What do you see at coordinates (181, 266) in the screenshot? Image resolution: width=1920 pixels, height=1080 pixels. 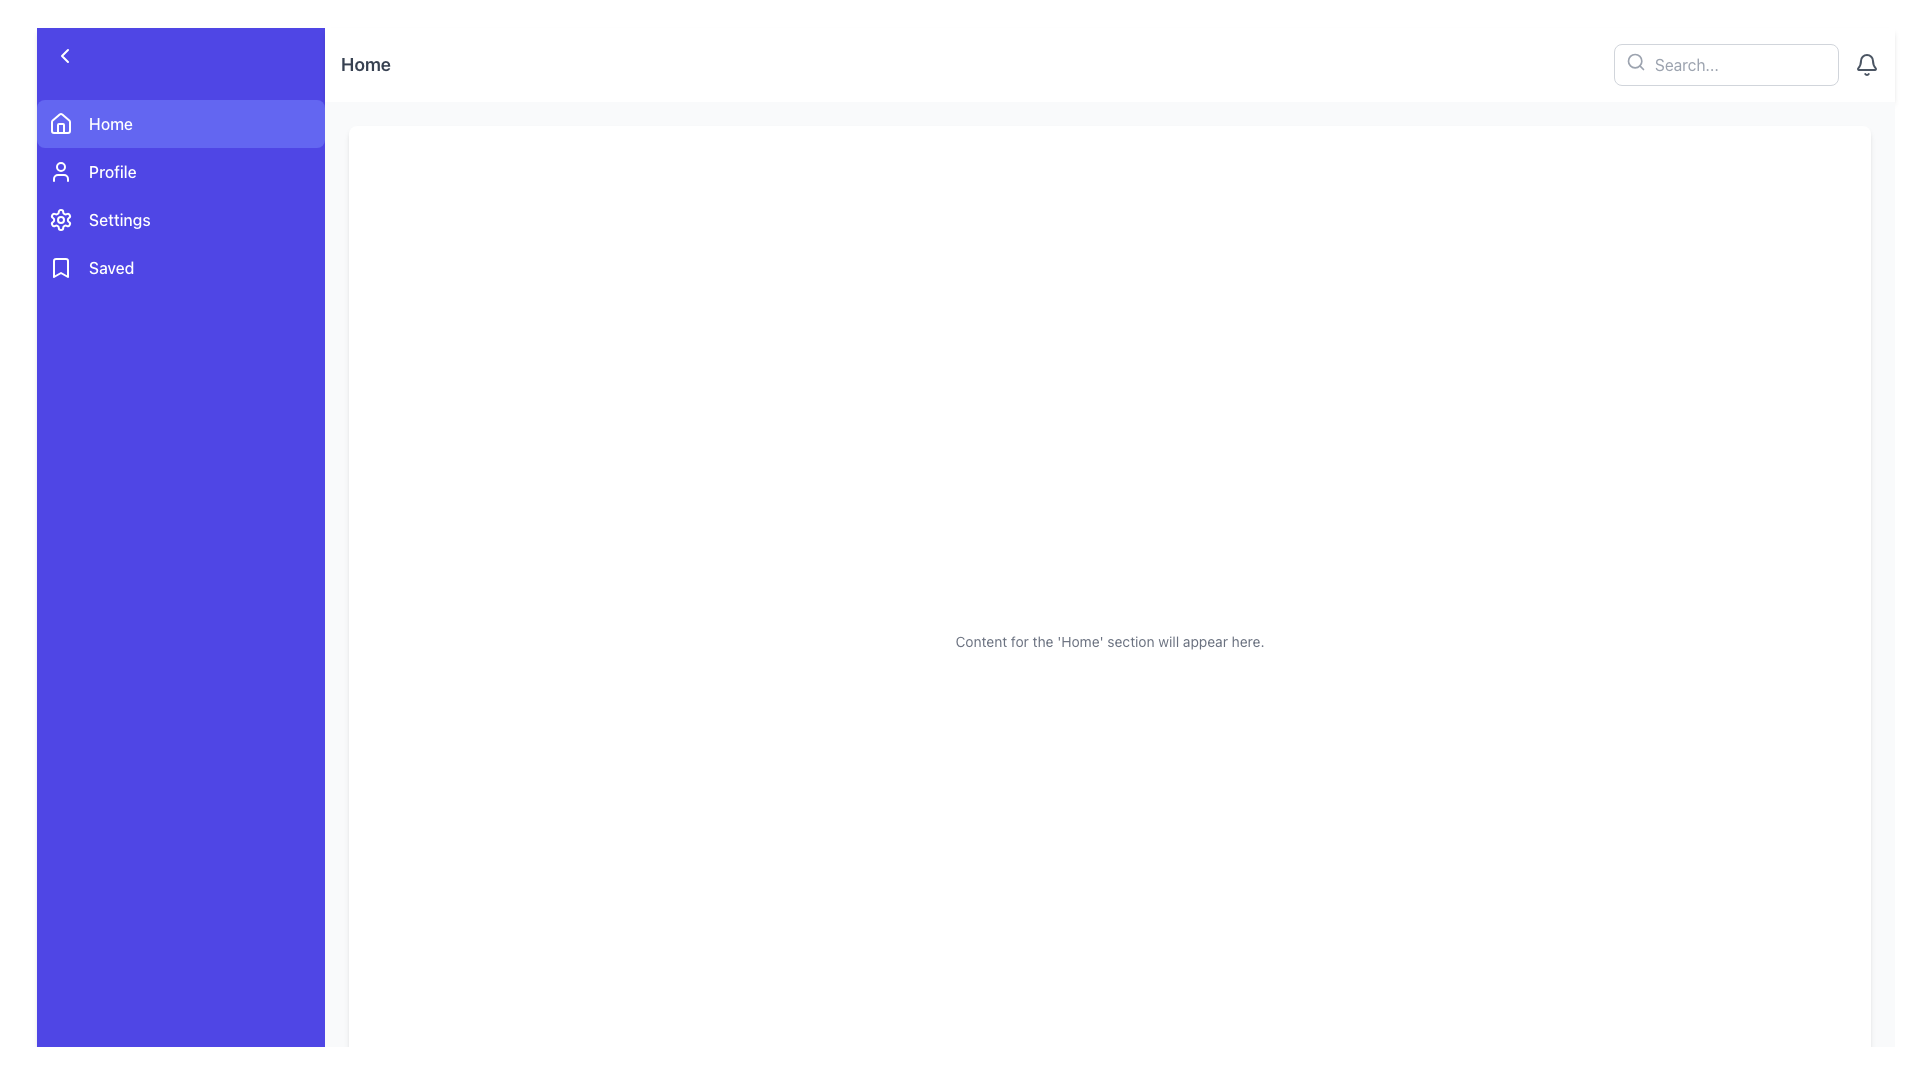 I see `the 'Saved' button with a bookmark icon located in the sidebar for keyboard navigation` at bounding box center [181, 266].